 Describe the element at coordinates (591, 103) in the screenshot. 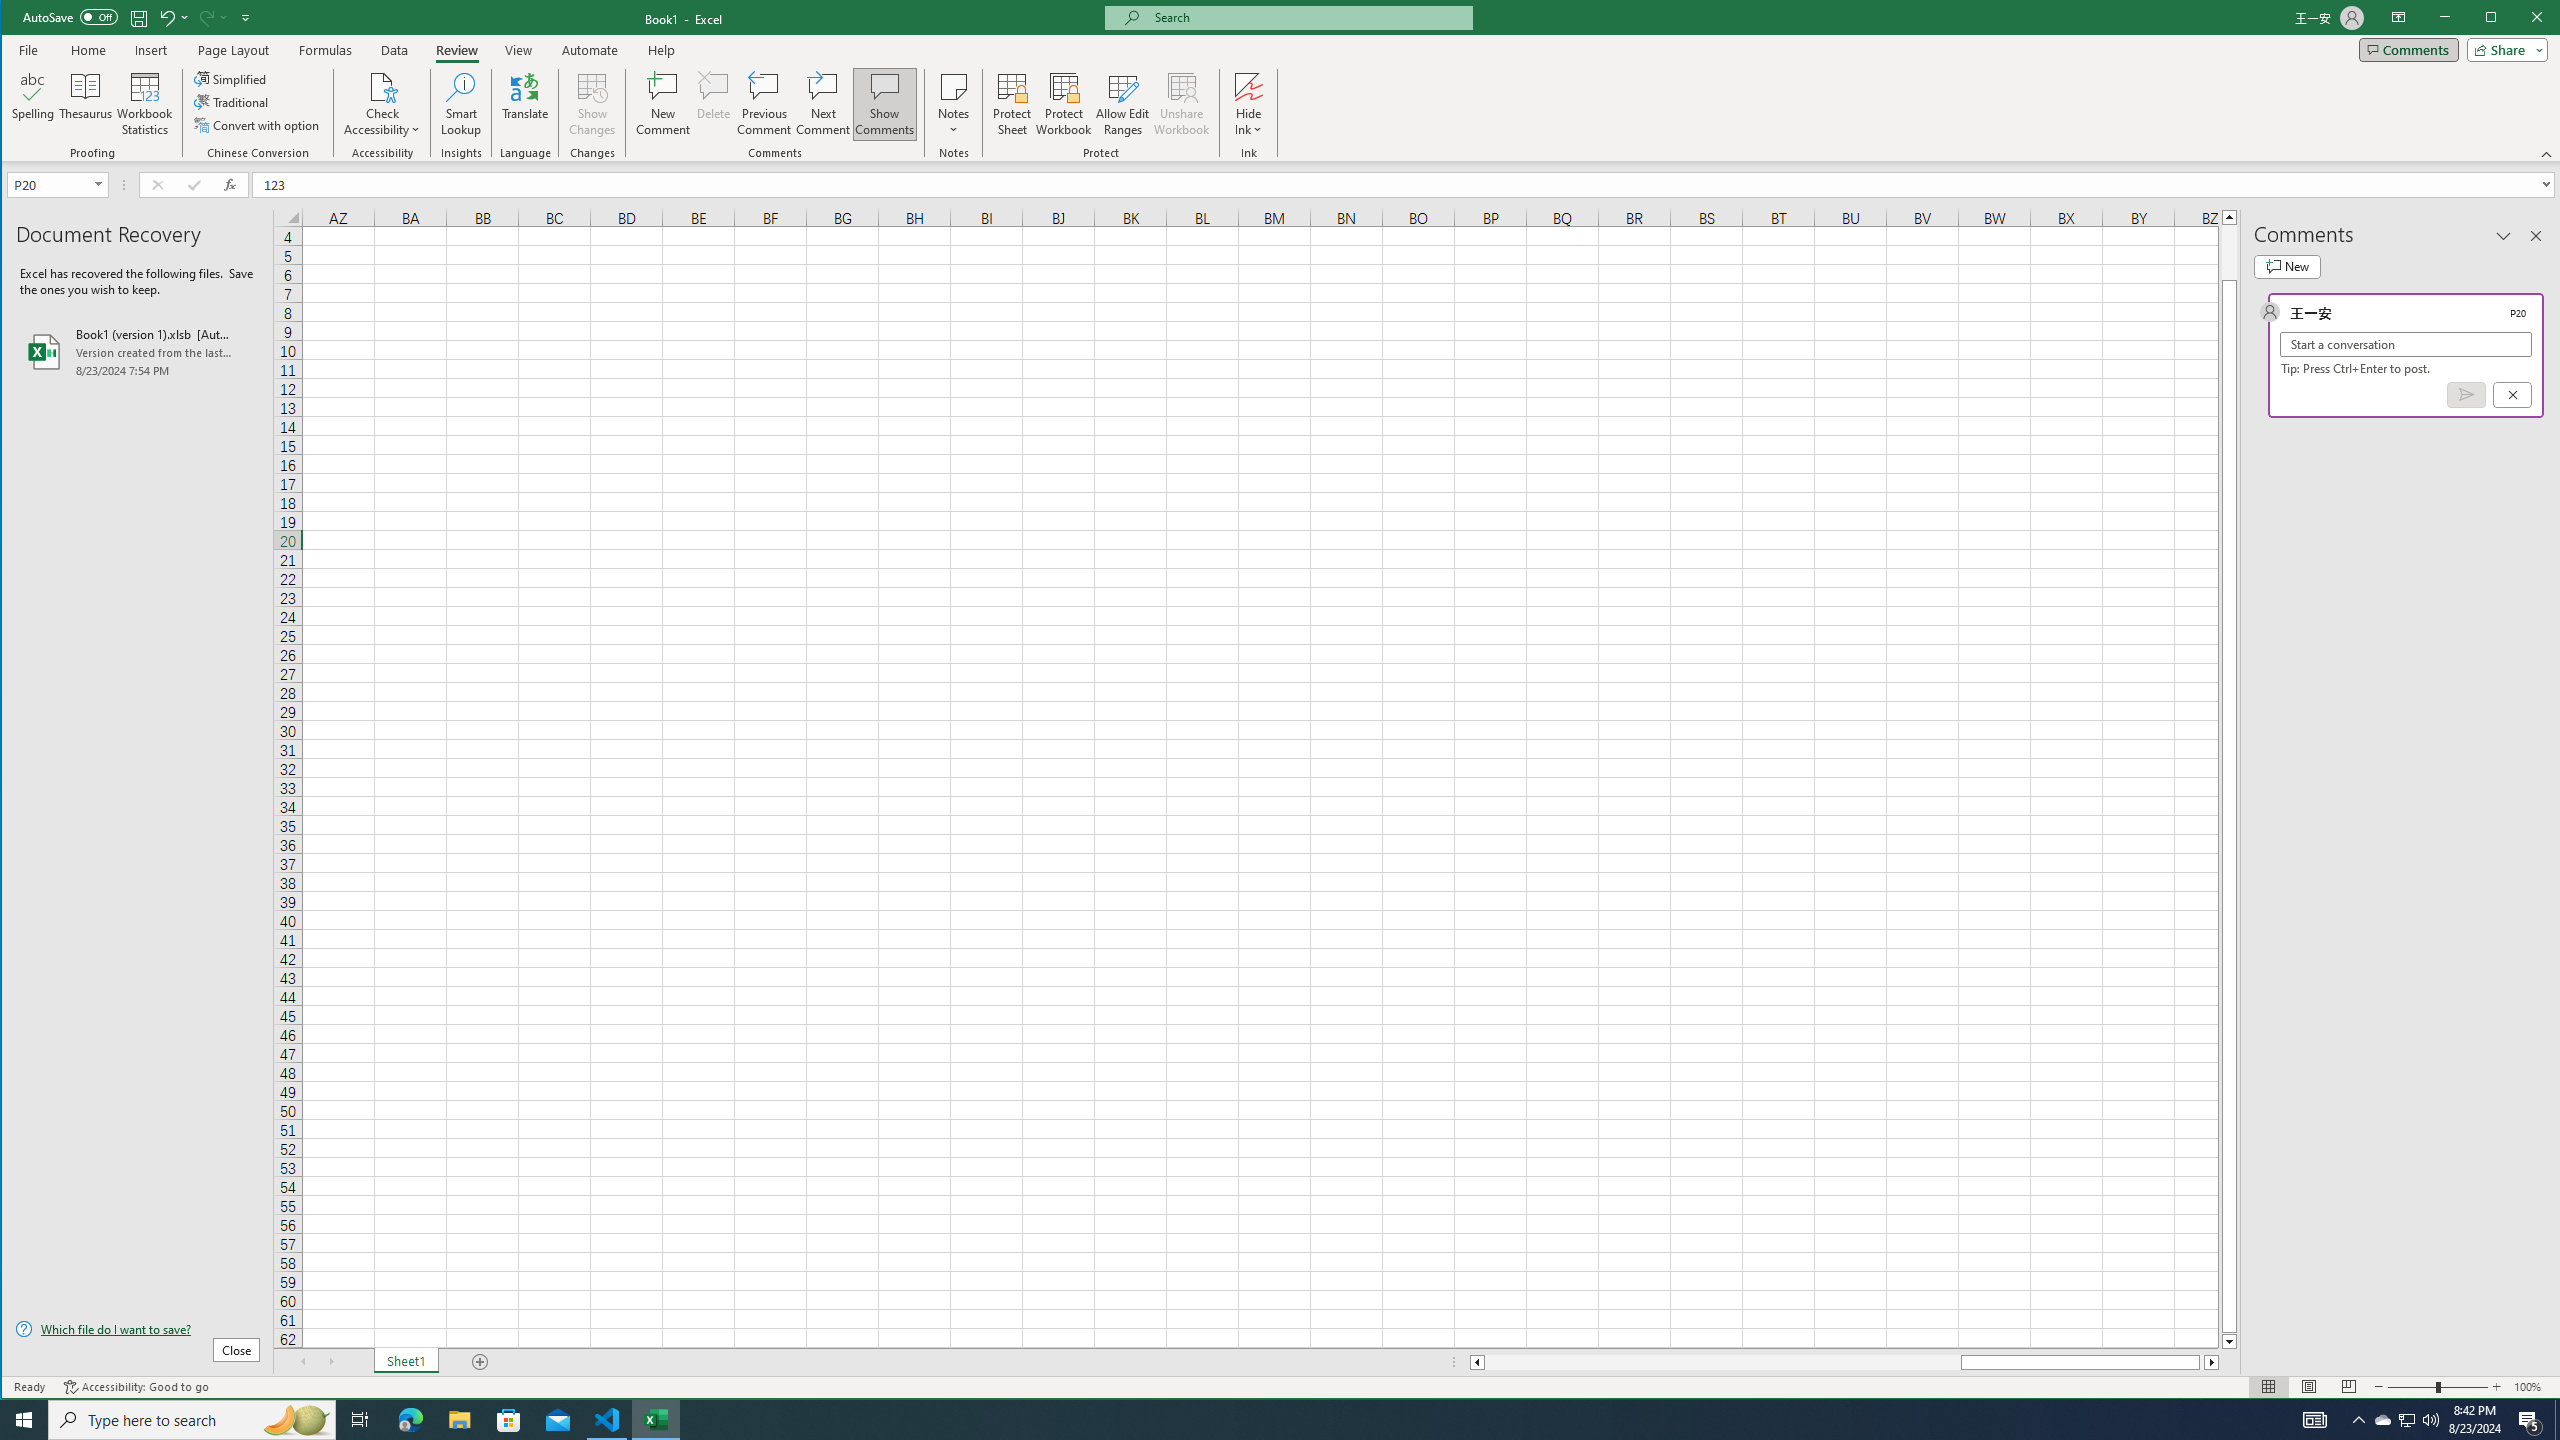

I see `'Show Changes'` at that location.